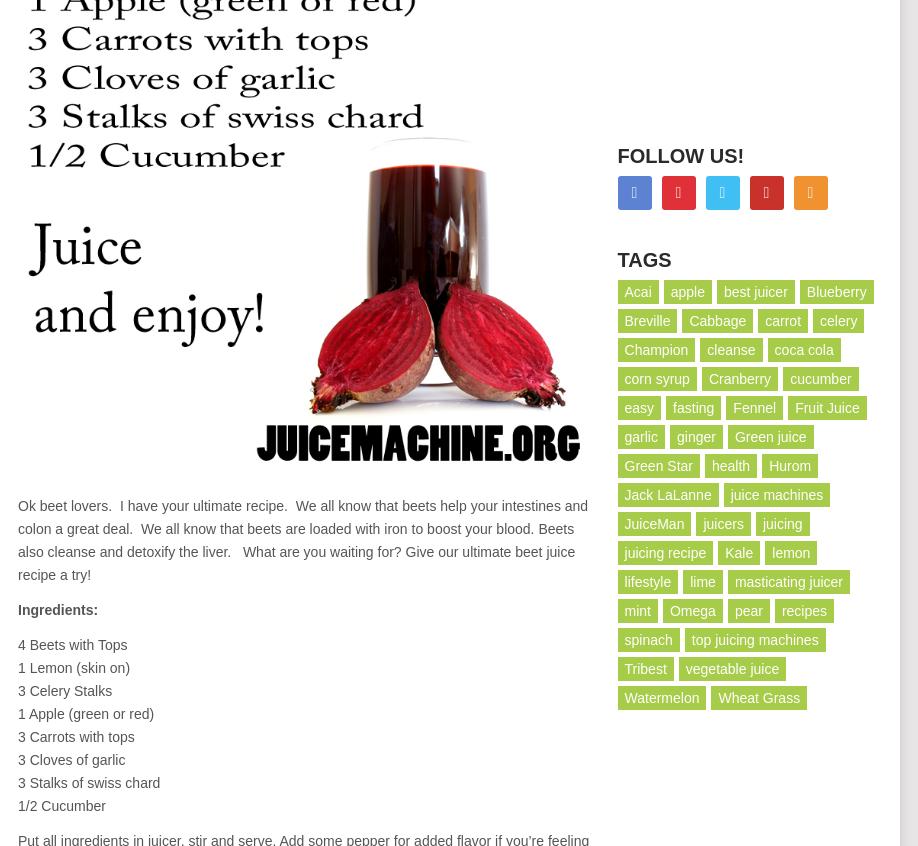  Describe the element at coordinates (85, 712) in the screenshot. I see `'1 Apple (green or red)'` at that location.